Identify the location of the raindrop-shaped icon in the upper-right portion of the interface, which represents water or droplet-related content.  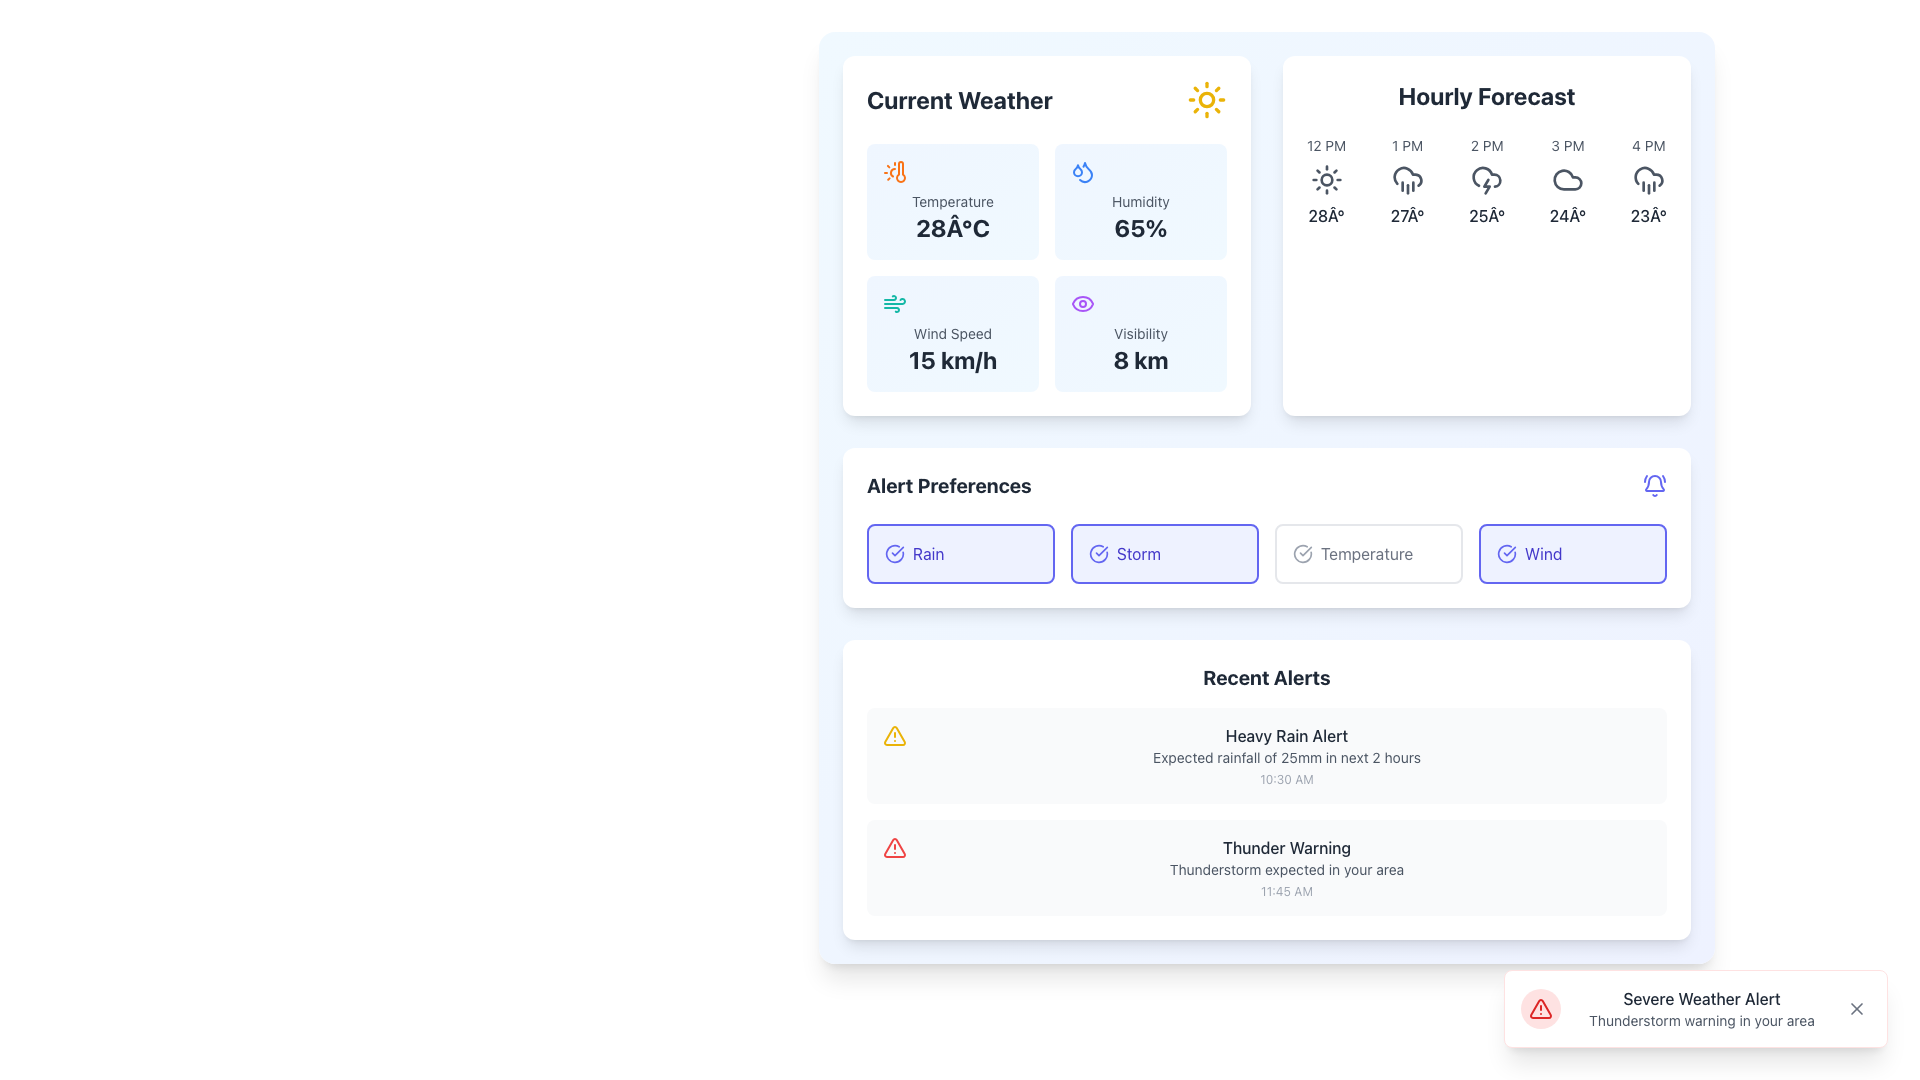
(1077, 168).